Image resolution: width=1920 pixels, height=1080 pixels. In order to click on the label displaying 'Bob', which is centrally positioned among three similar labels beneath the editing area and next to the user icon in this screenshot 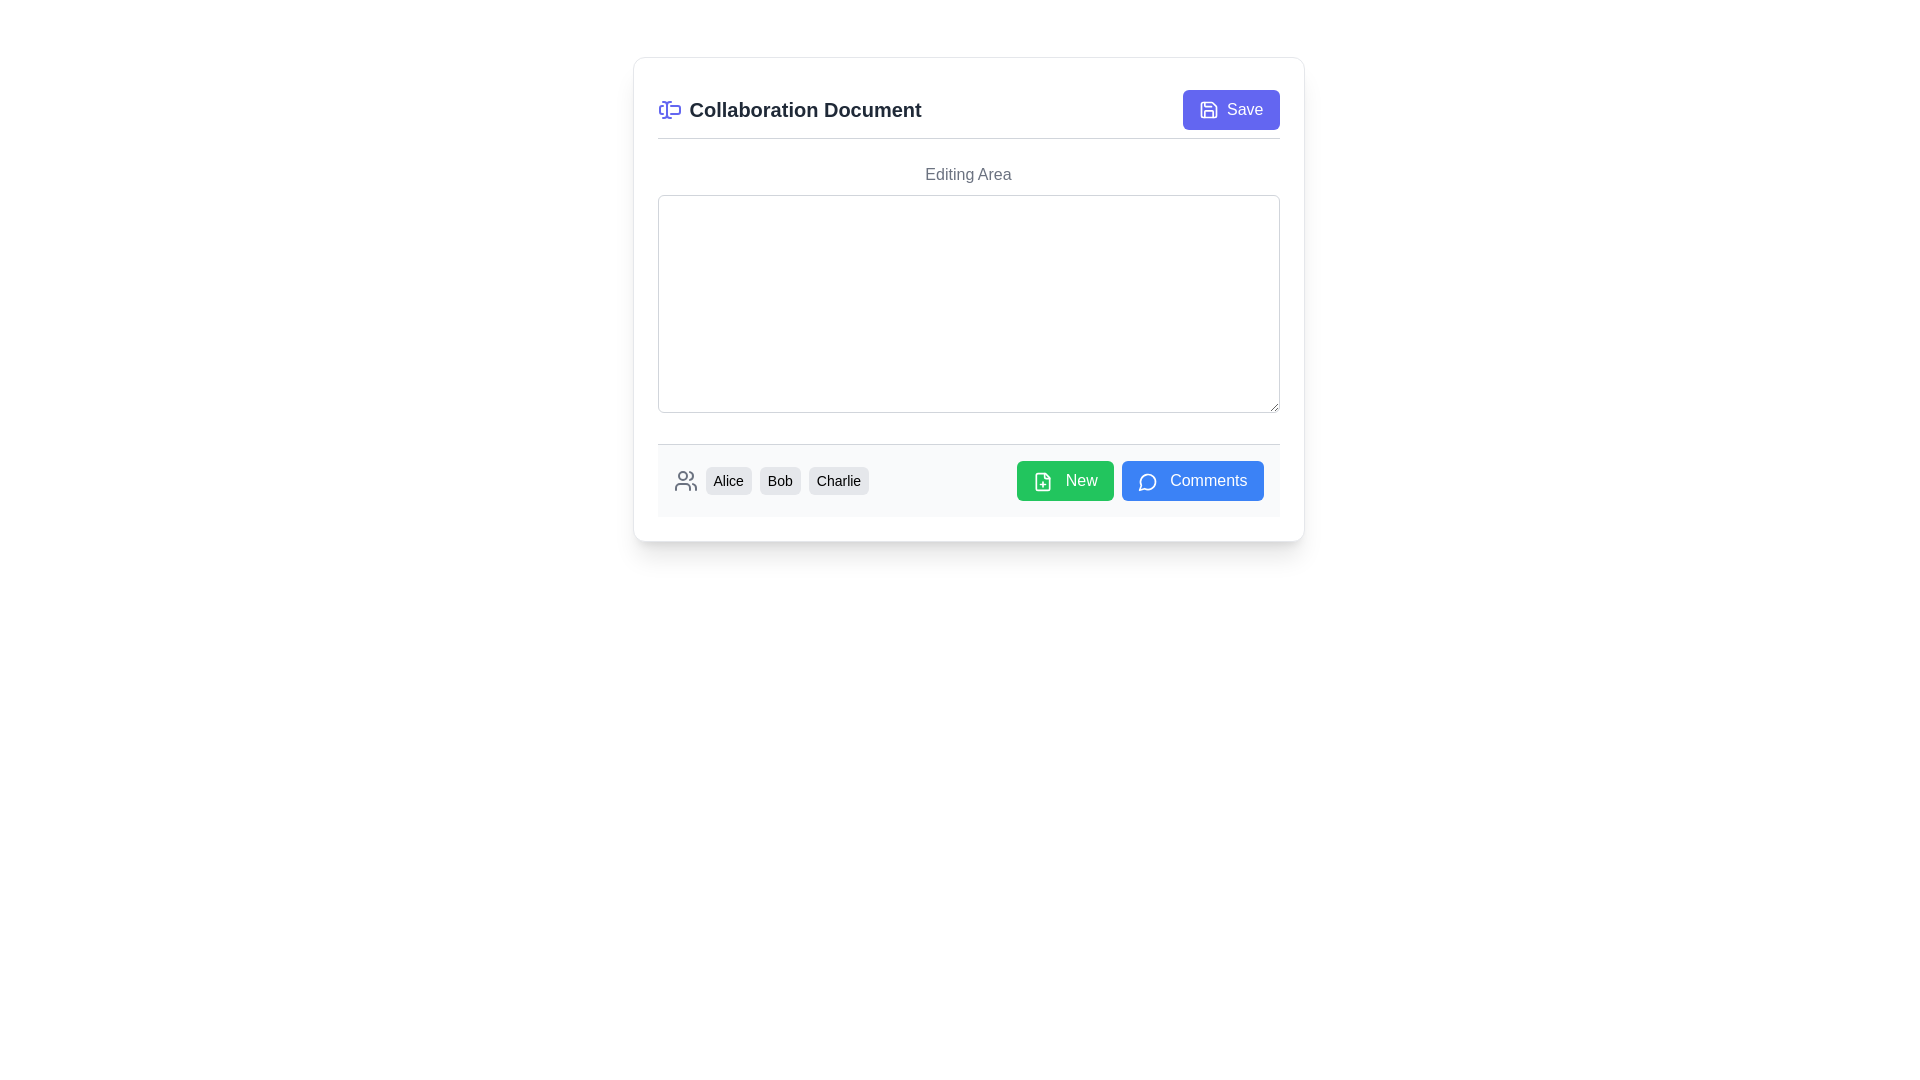, I will do `click(786, 481)`.